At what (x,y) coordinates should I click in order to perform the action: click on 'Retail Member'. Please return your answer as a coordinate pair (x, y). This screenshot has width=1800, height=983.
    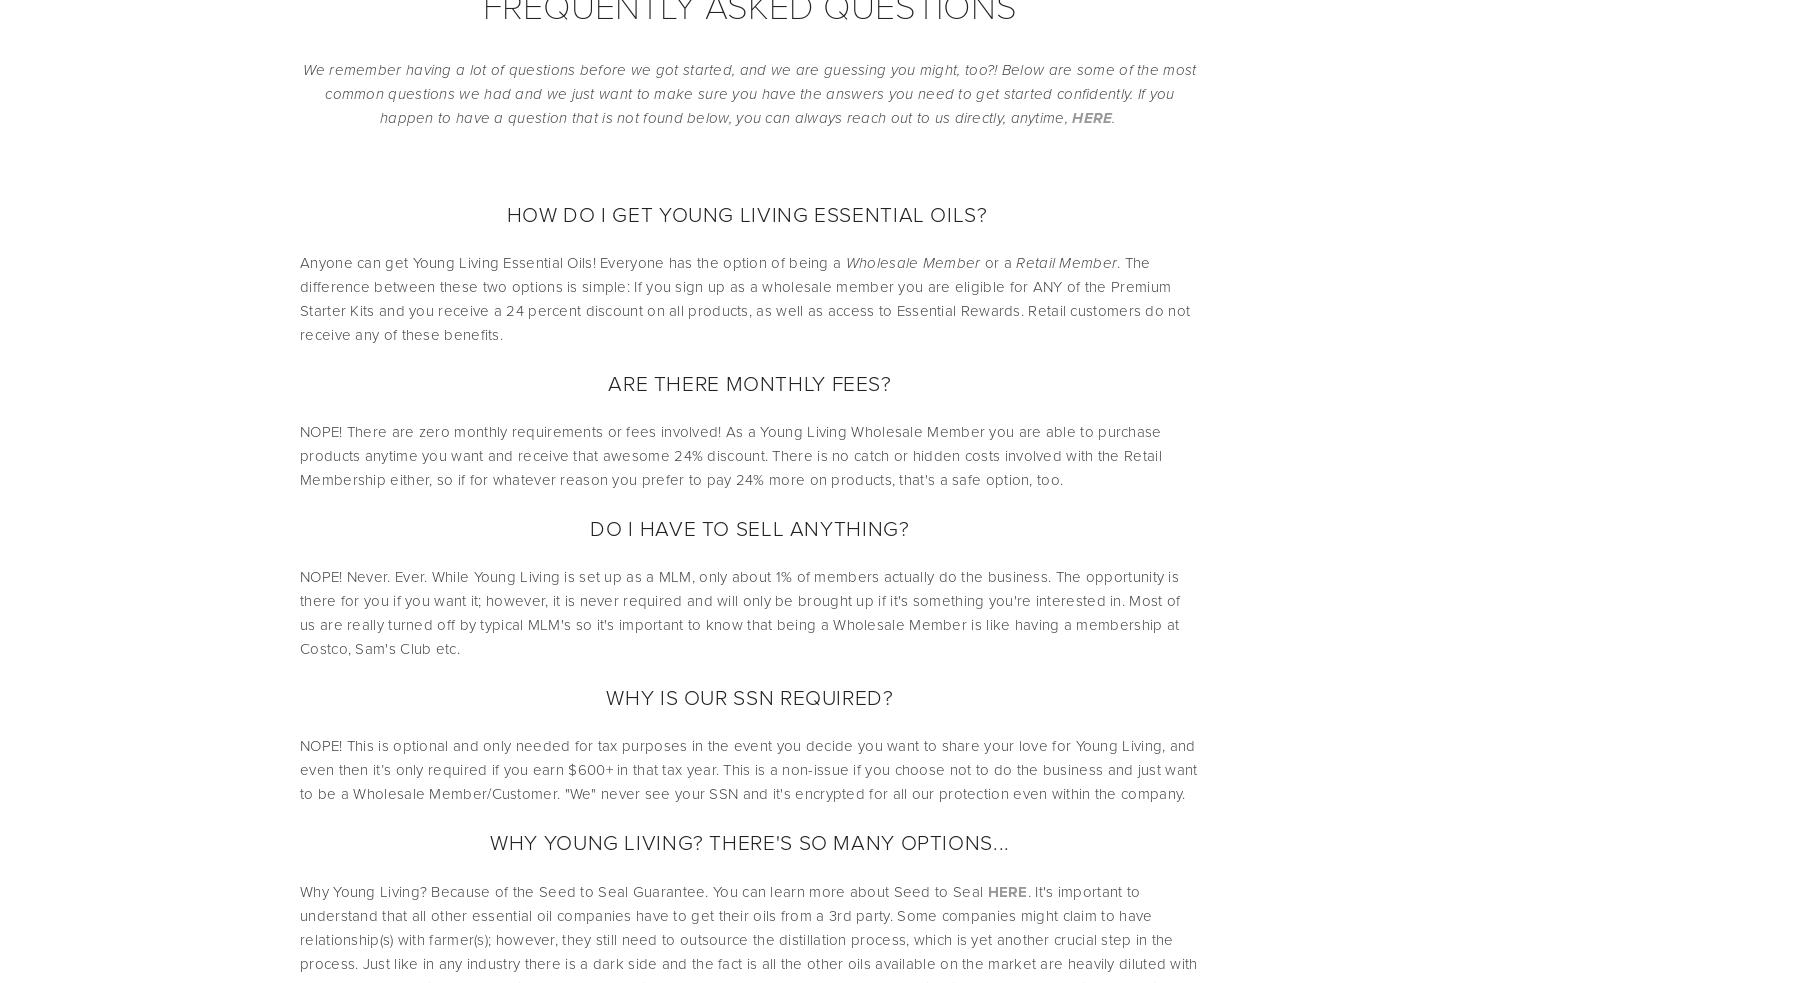
    Looking at the image, I should click on (1066, 261).